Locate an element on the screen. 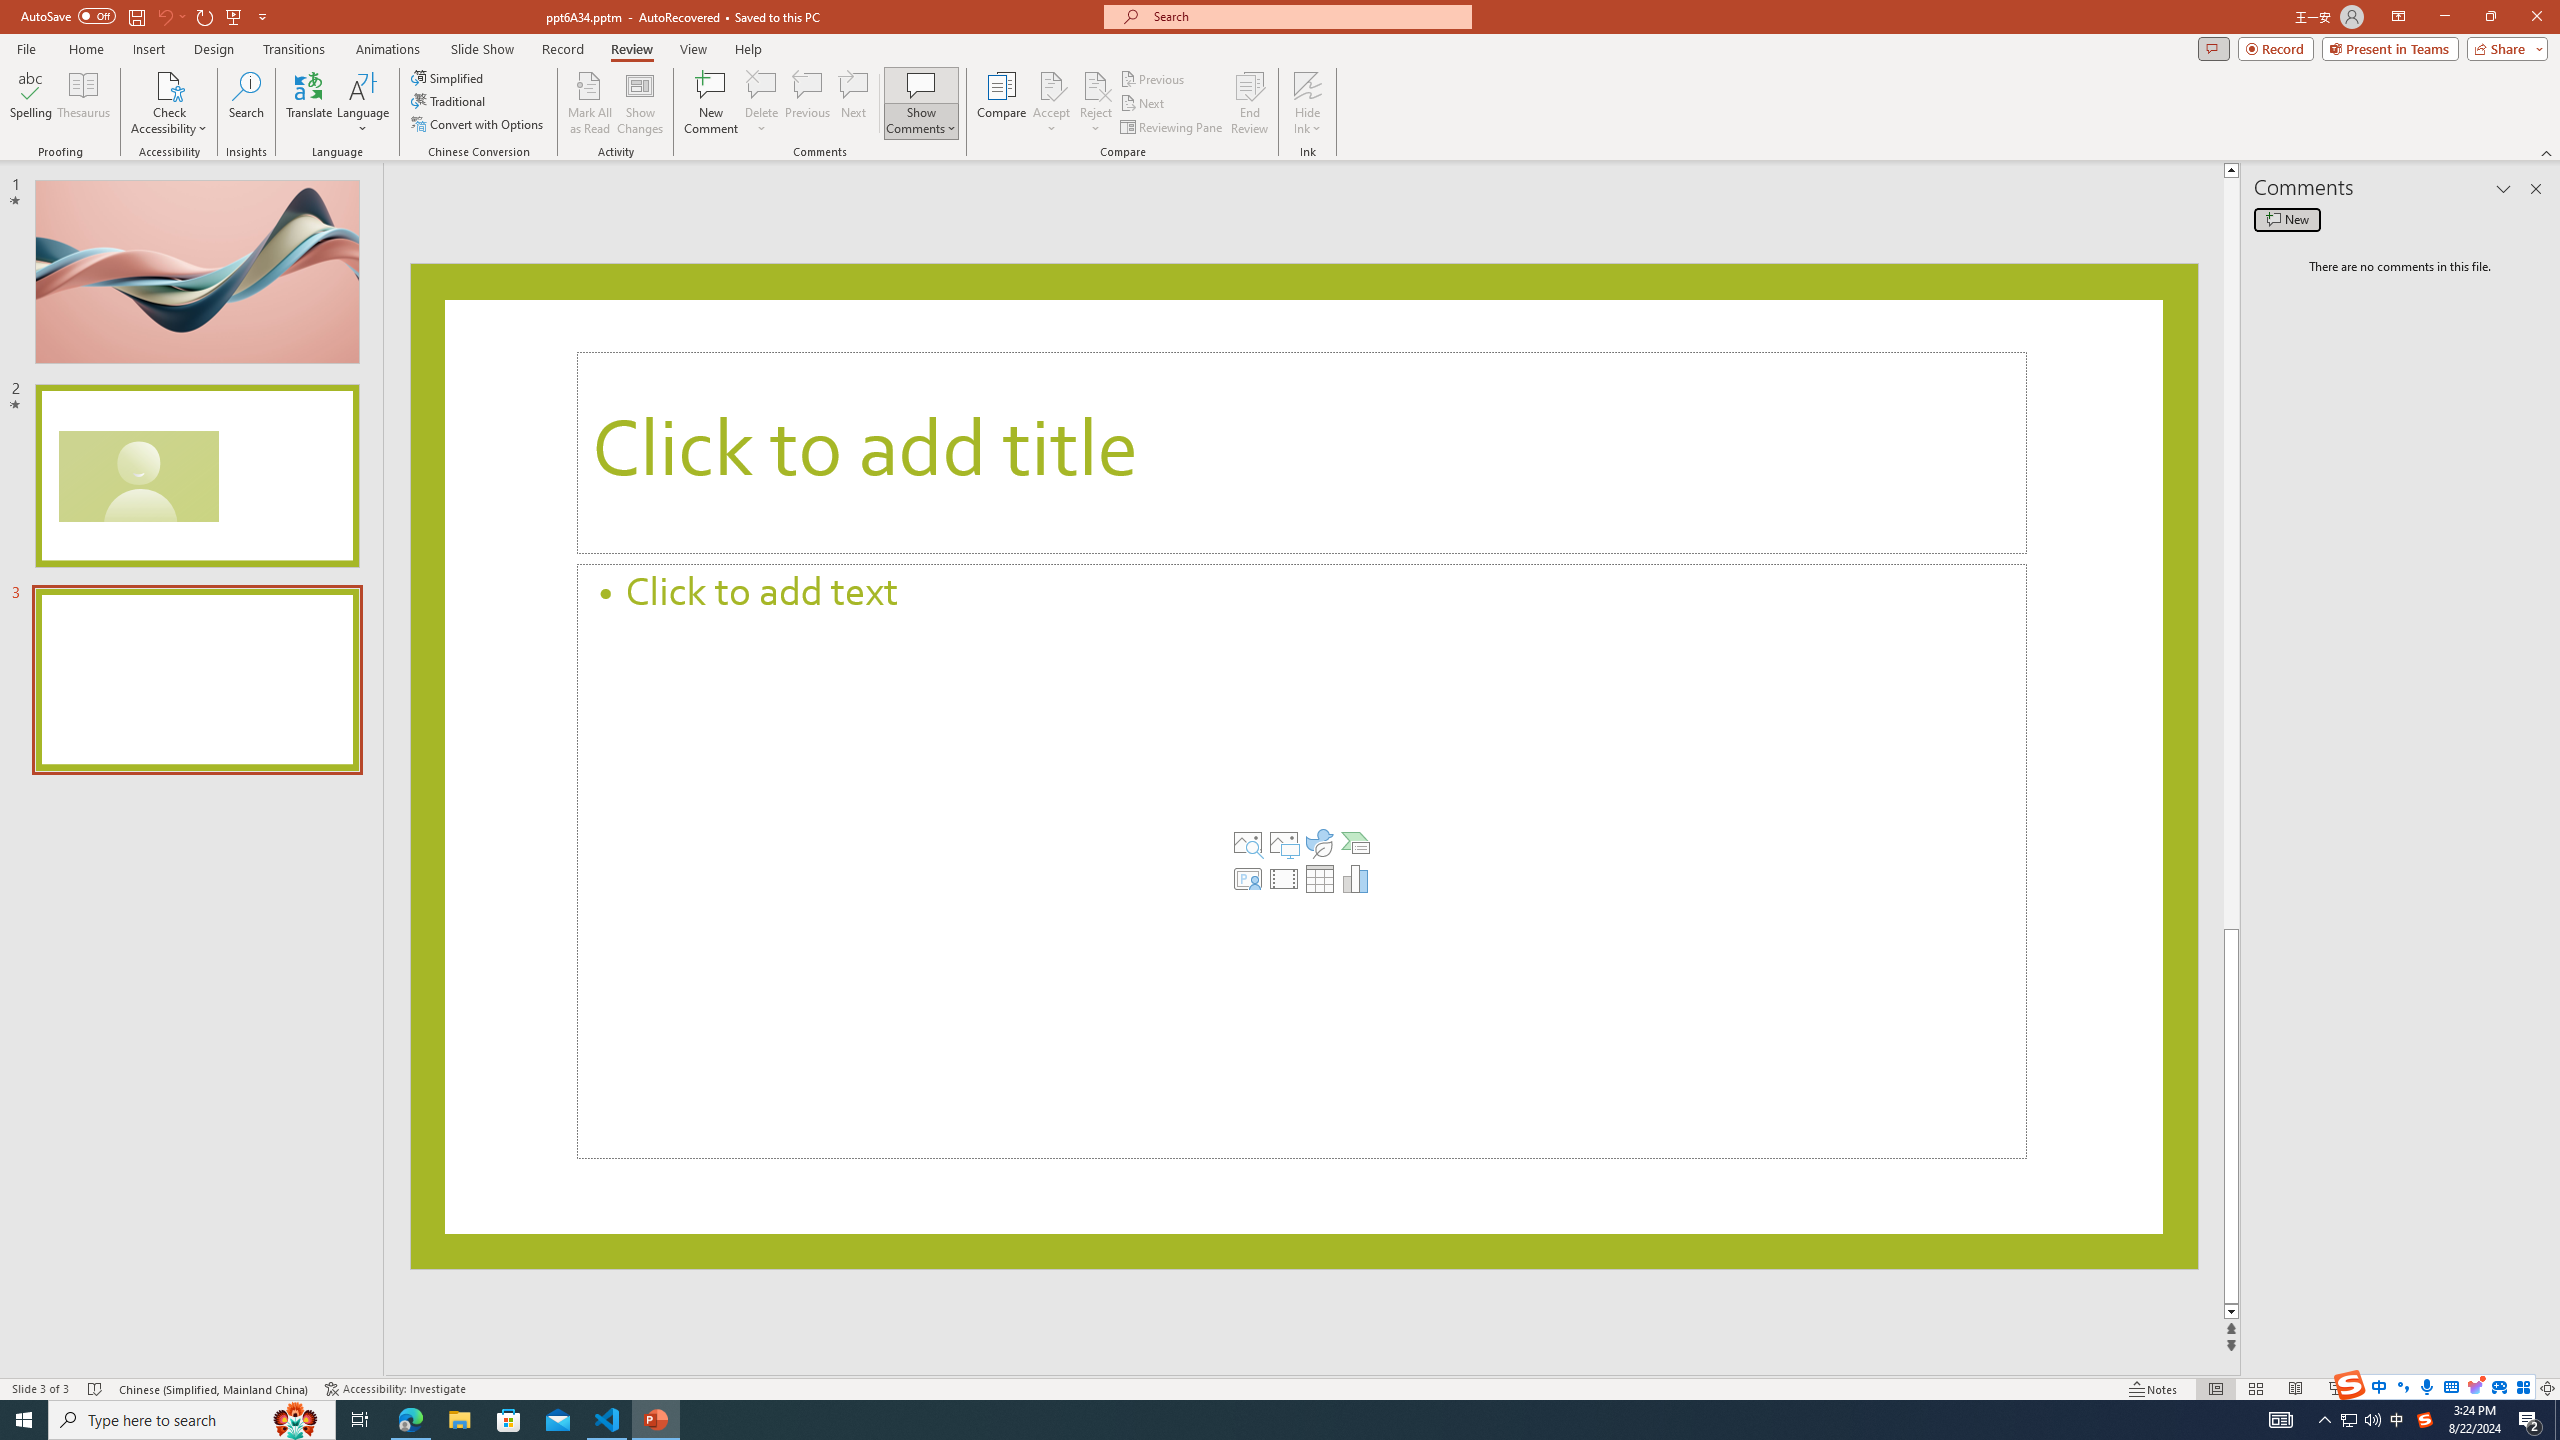  'Accept' is located at coordinates (1051, 103).